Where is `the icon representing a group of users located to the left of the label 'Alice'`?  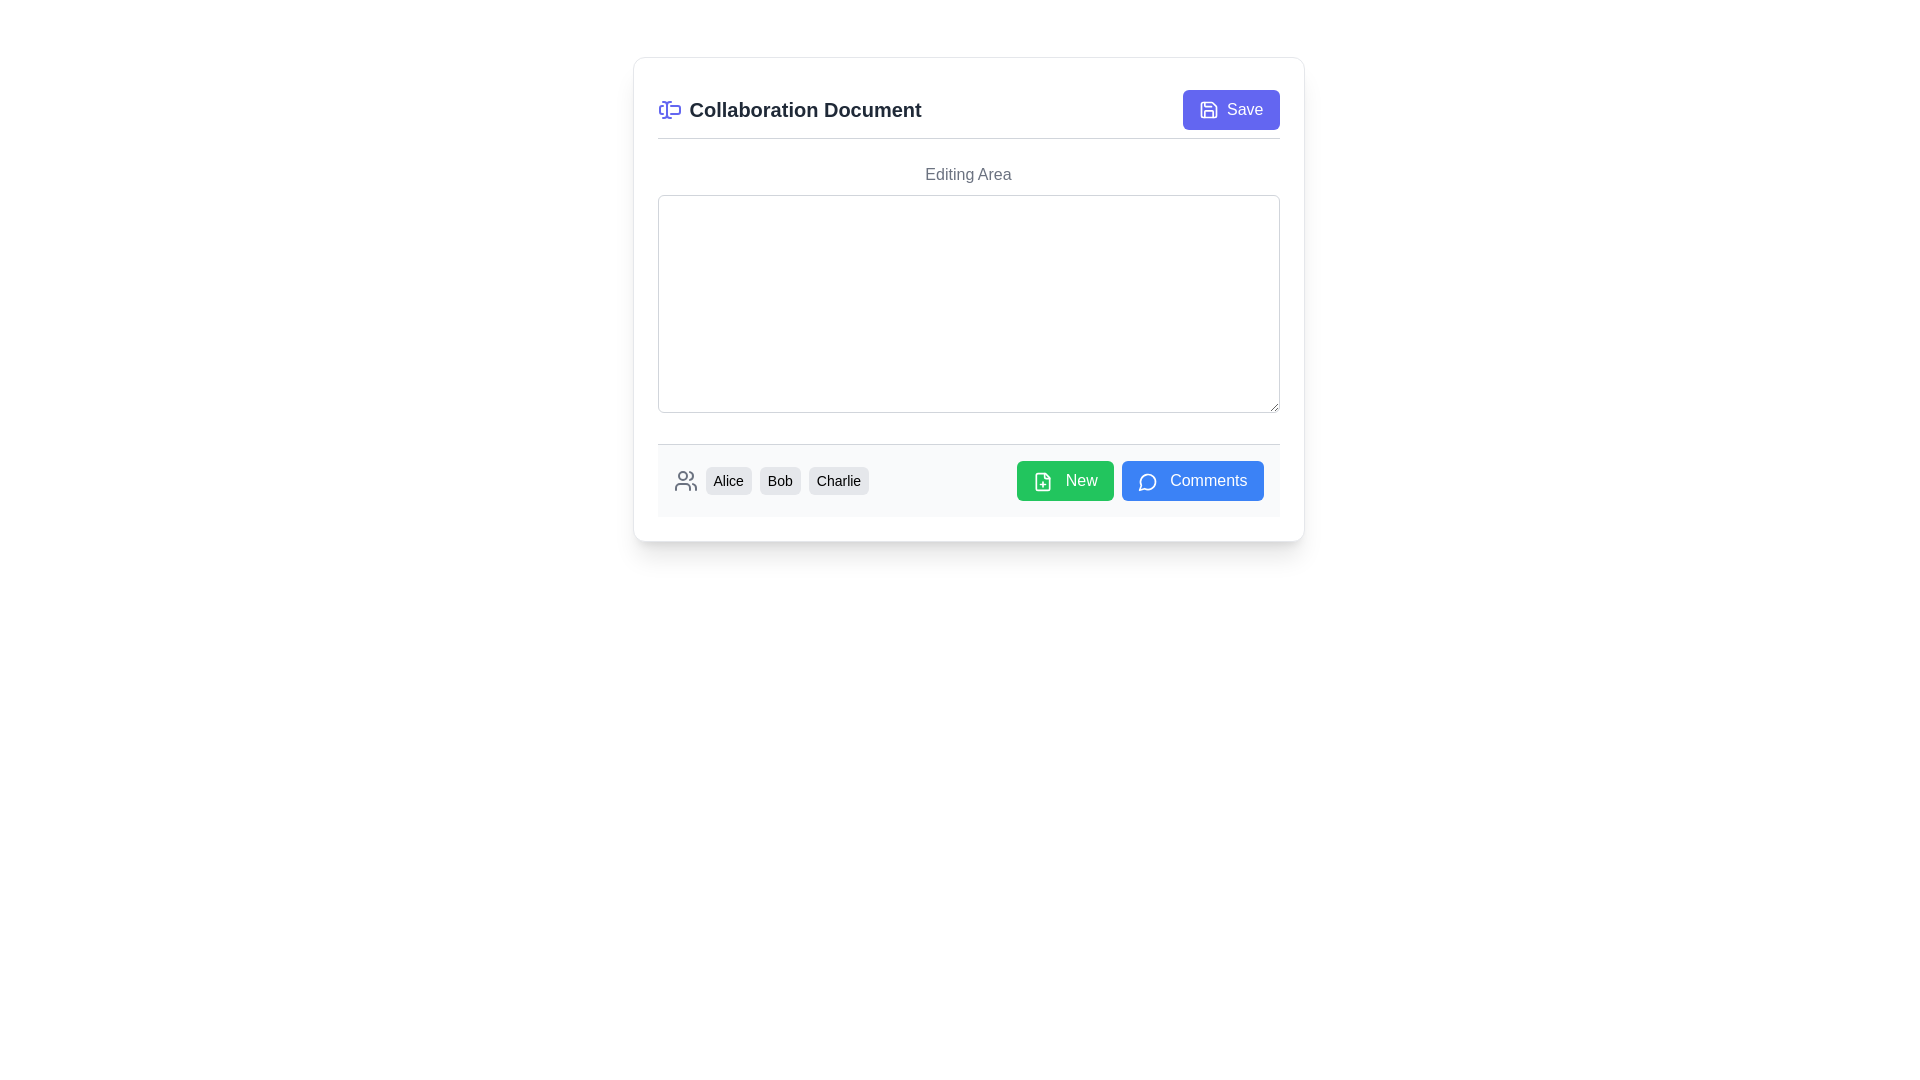
the icon representing a group of users located to the left of the label 'Alice' is located at coordinates (685, 481).